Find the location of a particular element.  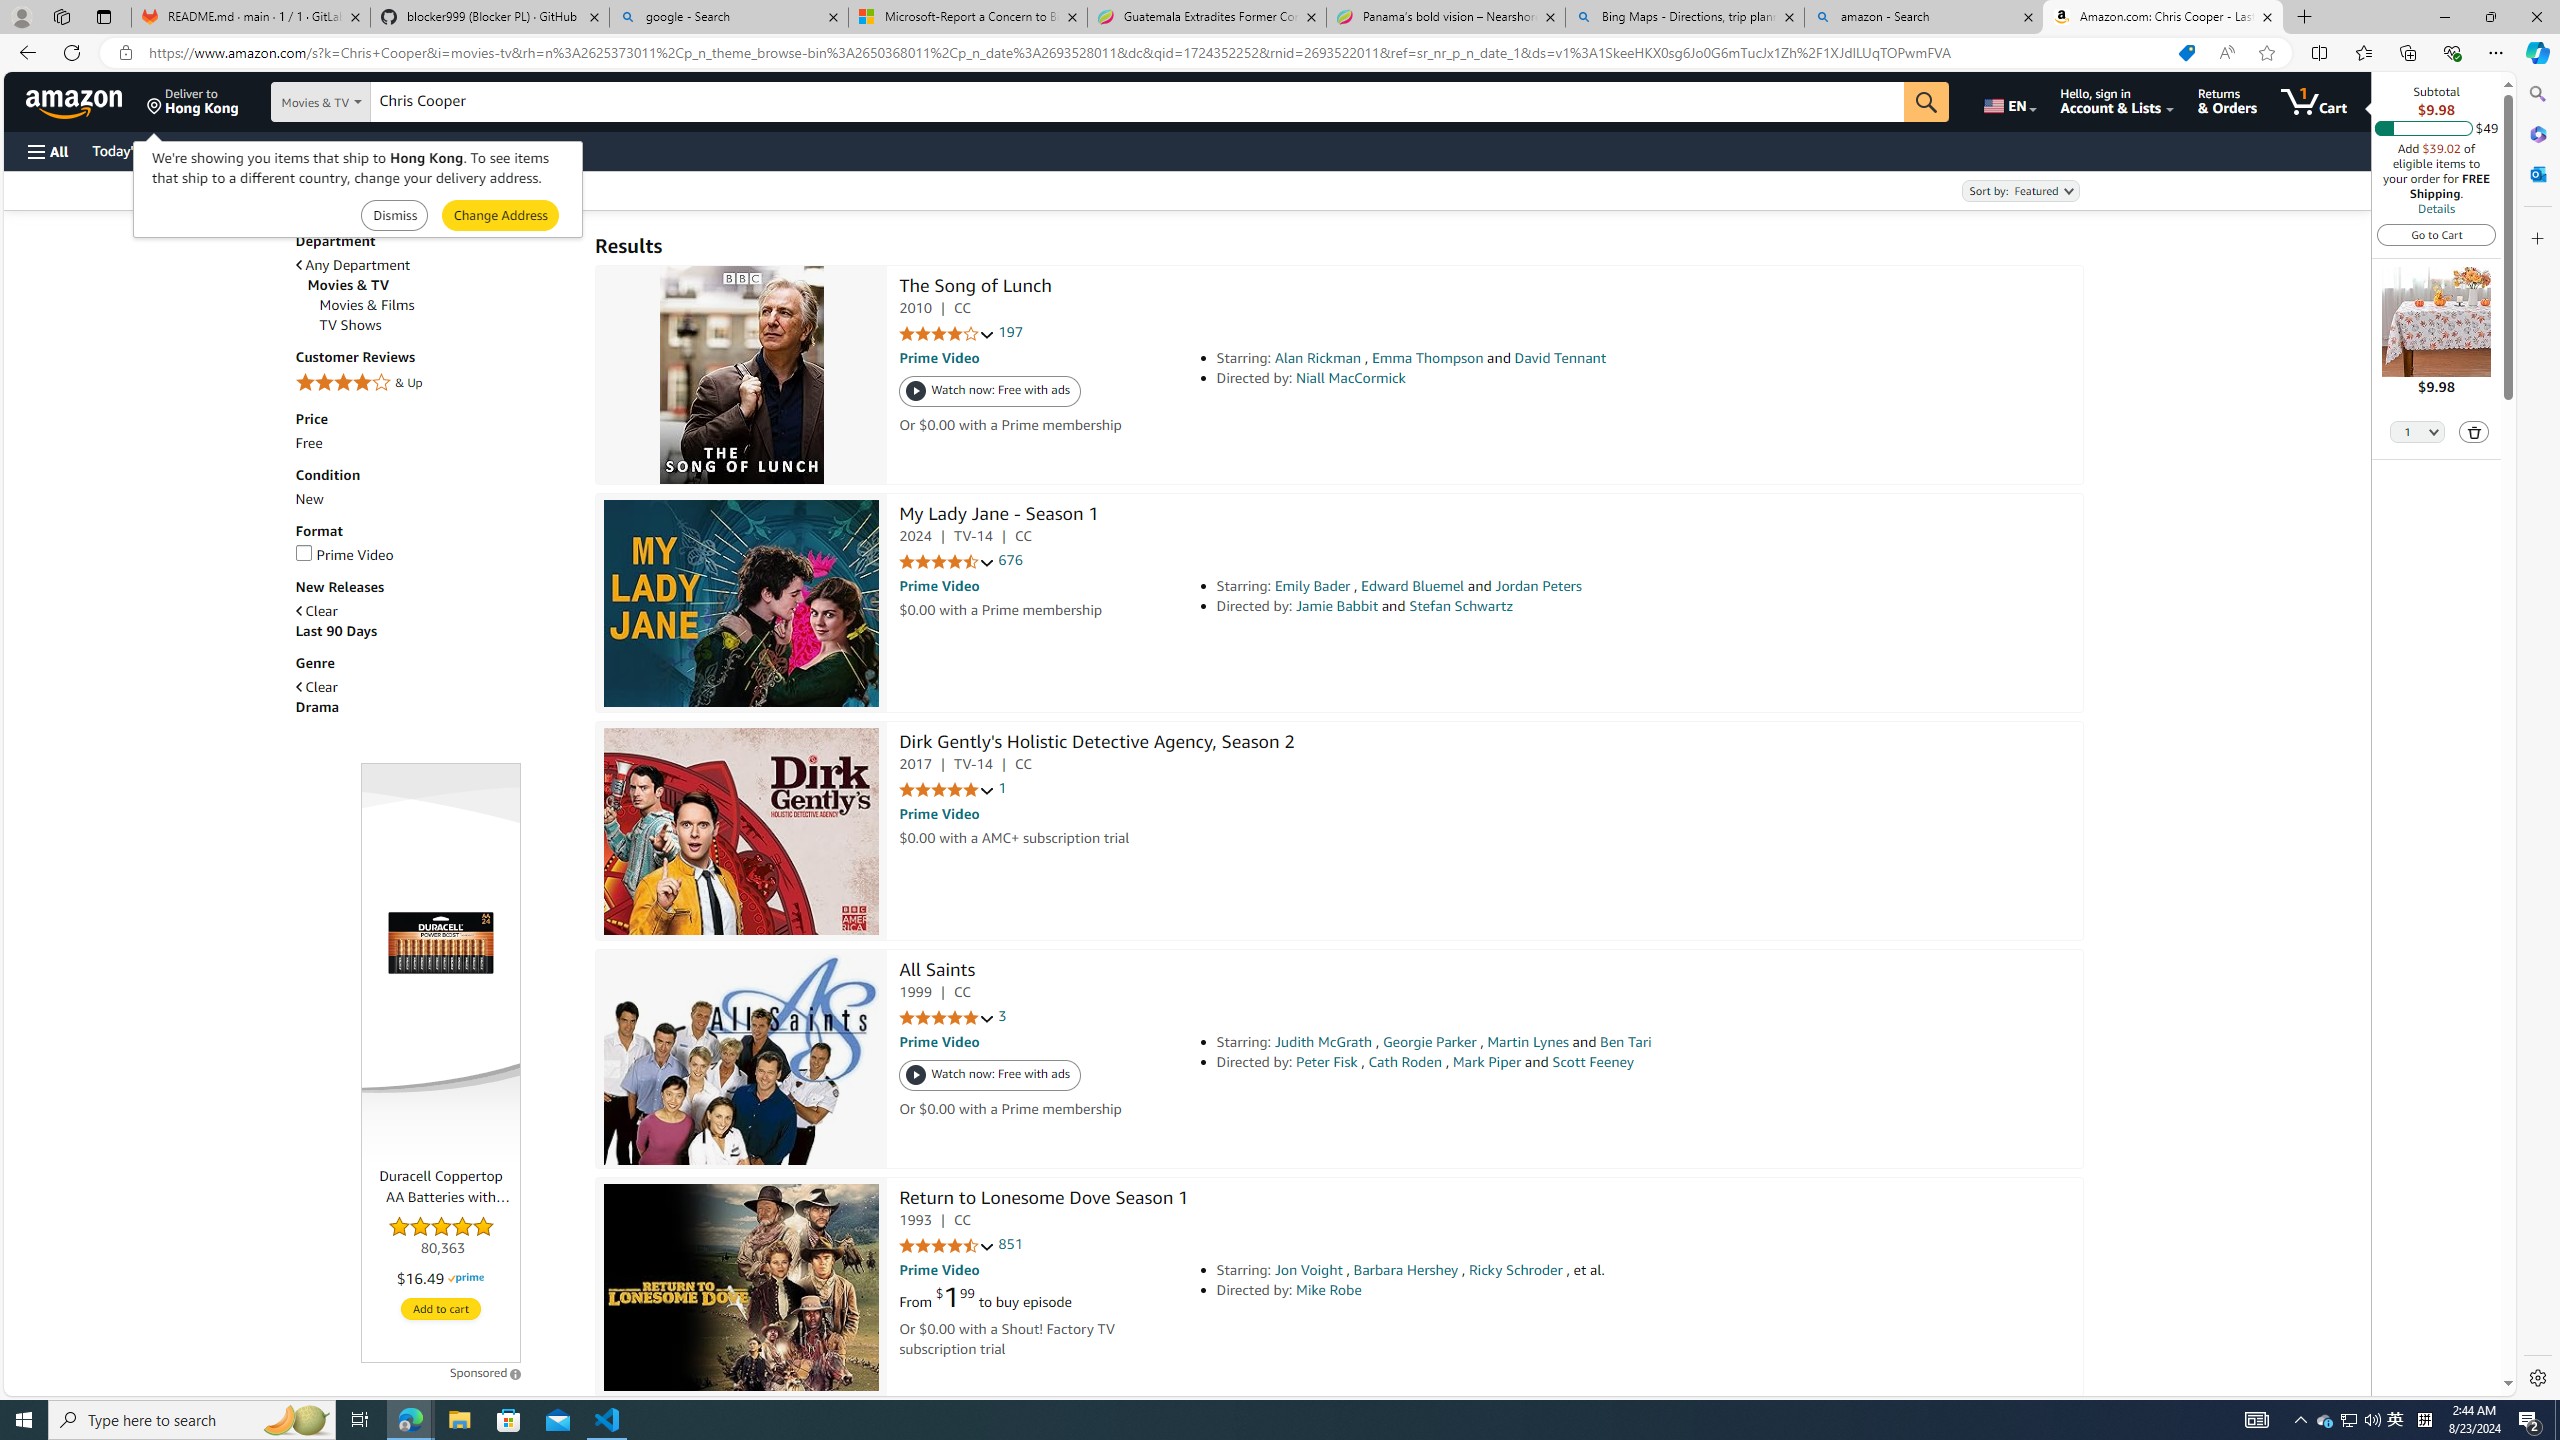

'TV Shows' is located at coordinates (350, 325).